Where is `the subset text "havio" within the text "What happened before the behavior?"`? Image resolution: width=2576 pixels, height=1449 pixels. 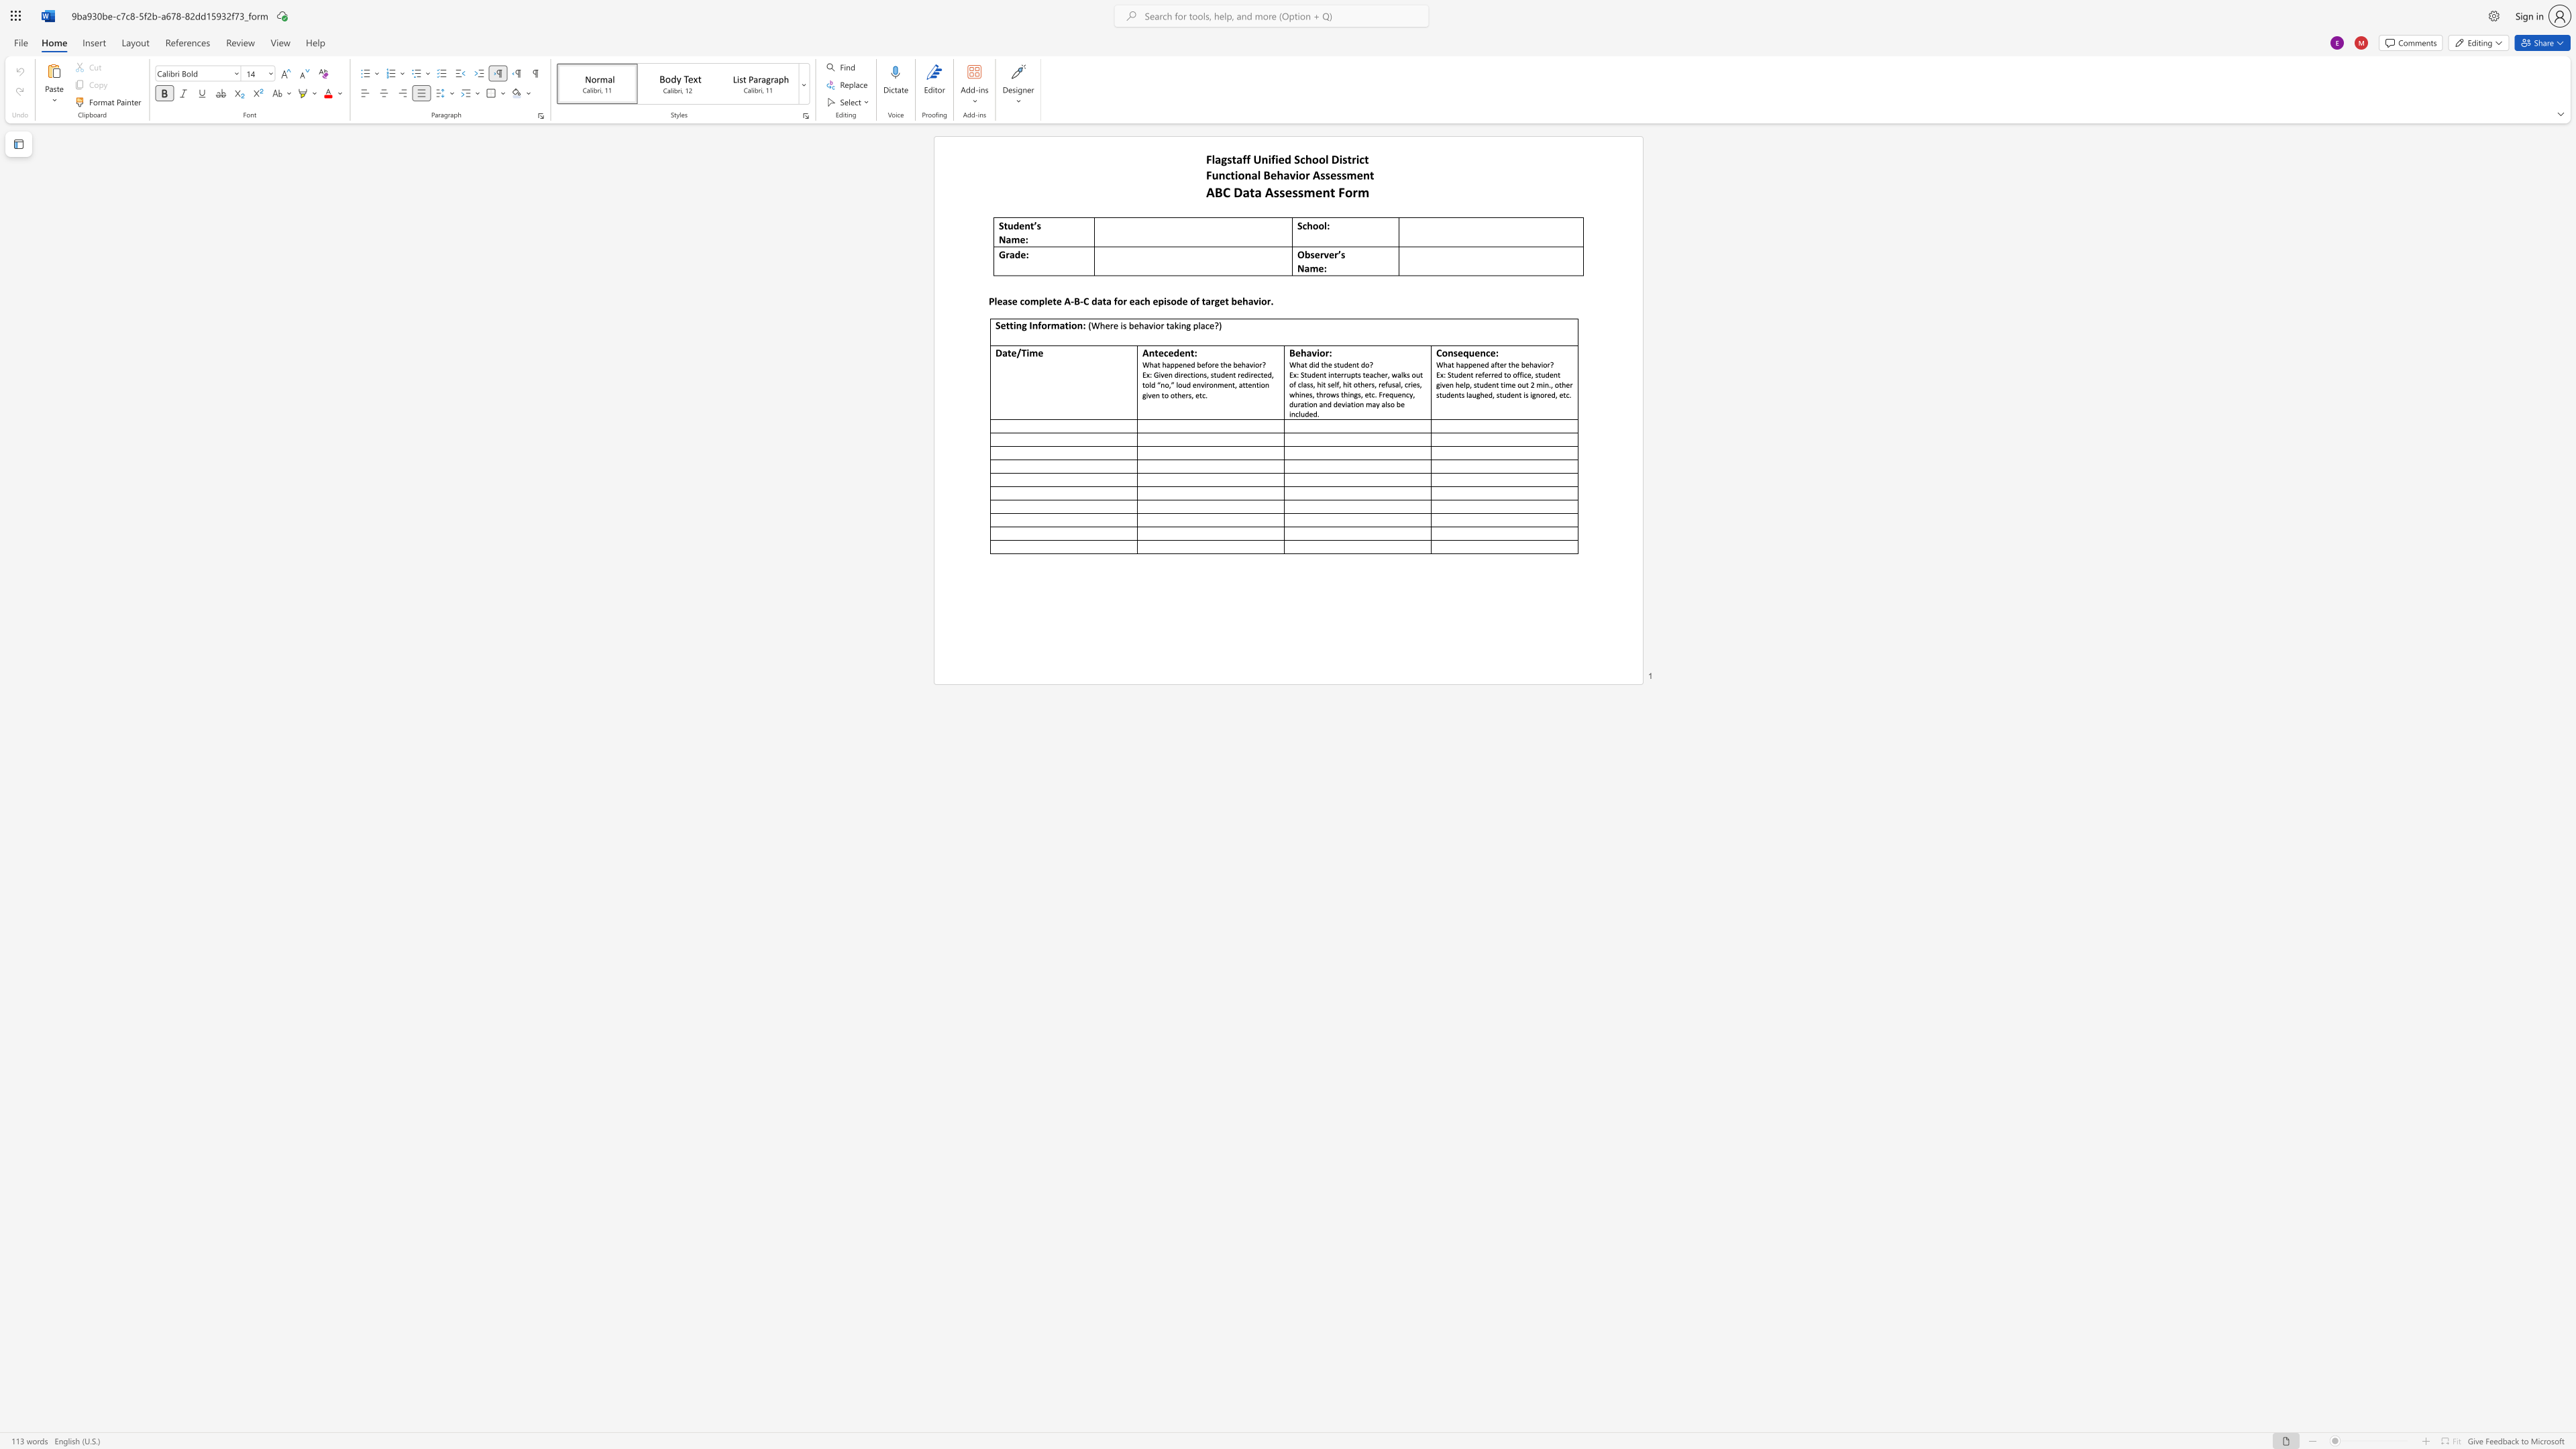 the subset text "havio" within the text "What happened before the behavior?" is located at coordinates (1240, 364).